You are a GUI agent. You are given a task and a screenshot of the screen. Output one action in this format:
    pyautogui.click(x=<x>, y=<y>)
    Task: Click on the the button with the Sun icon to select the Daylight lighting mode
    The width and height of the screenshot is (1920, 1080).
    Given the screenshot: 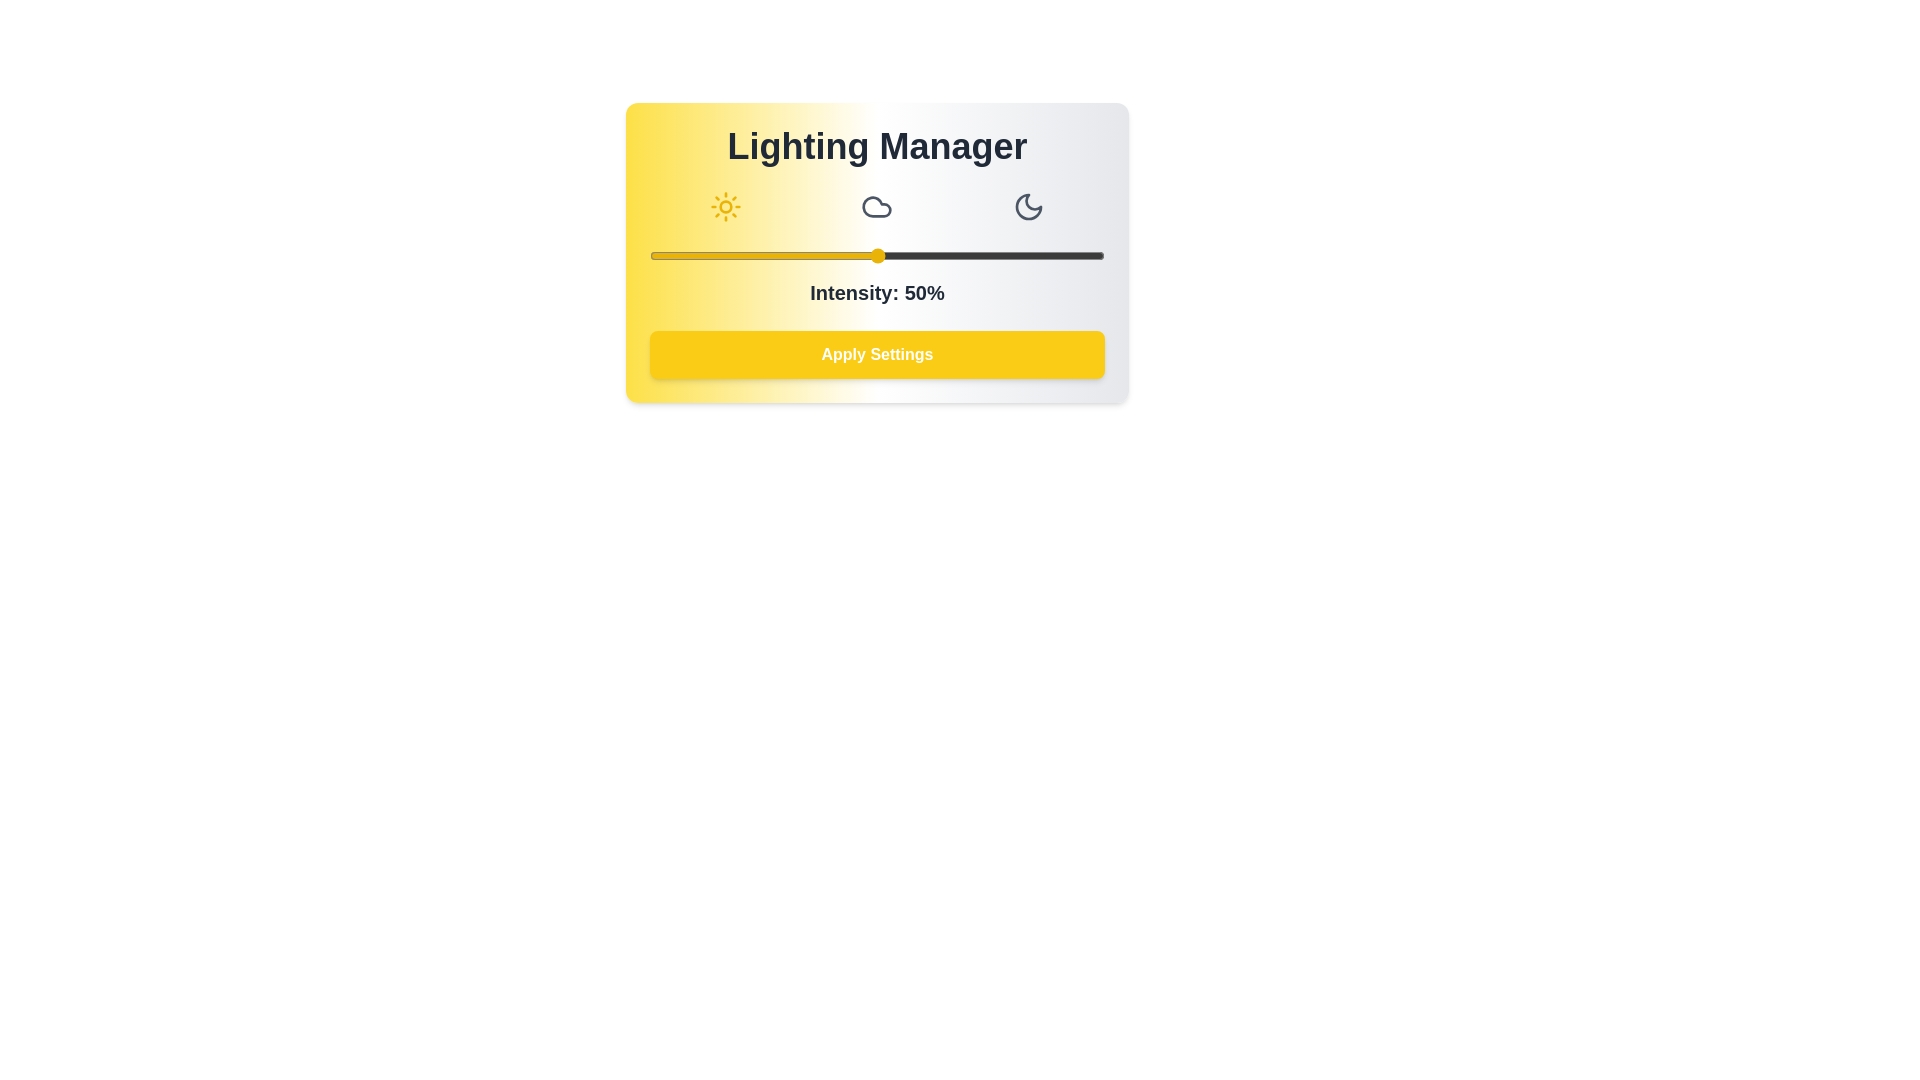 What is the action you would take?
    pyautogui.click(x=724, y=207)
    